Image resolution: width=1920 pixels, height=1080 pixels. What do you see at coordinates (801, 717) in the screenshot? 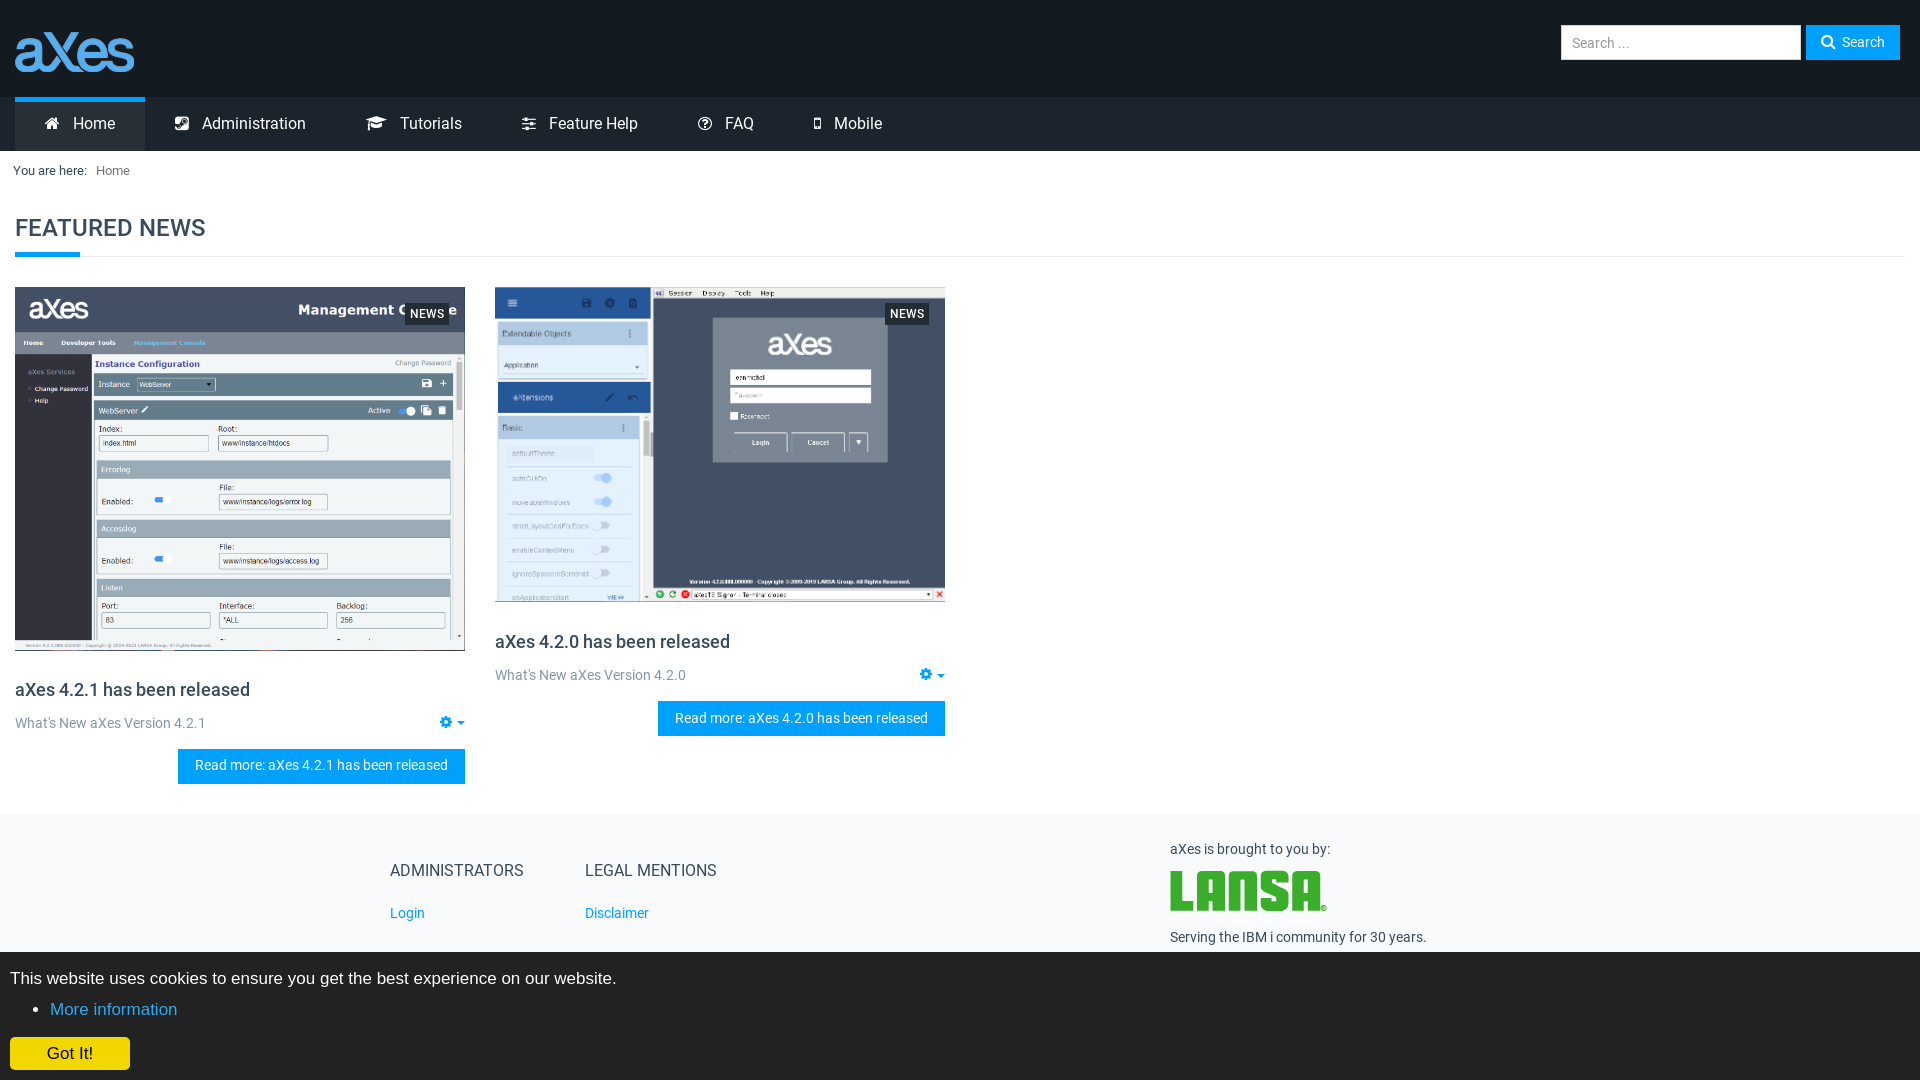
I see `'Read more: aXes 4.2.0 has been released'` at bounding box center [801, 717].